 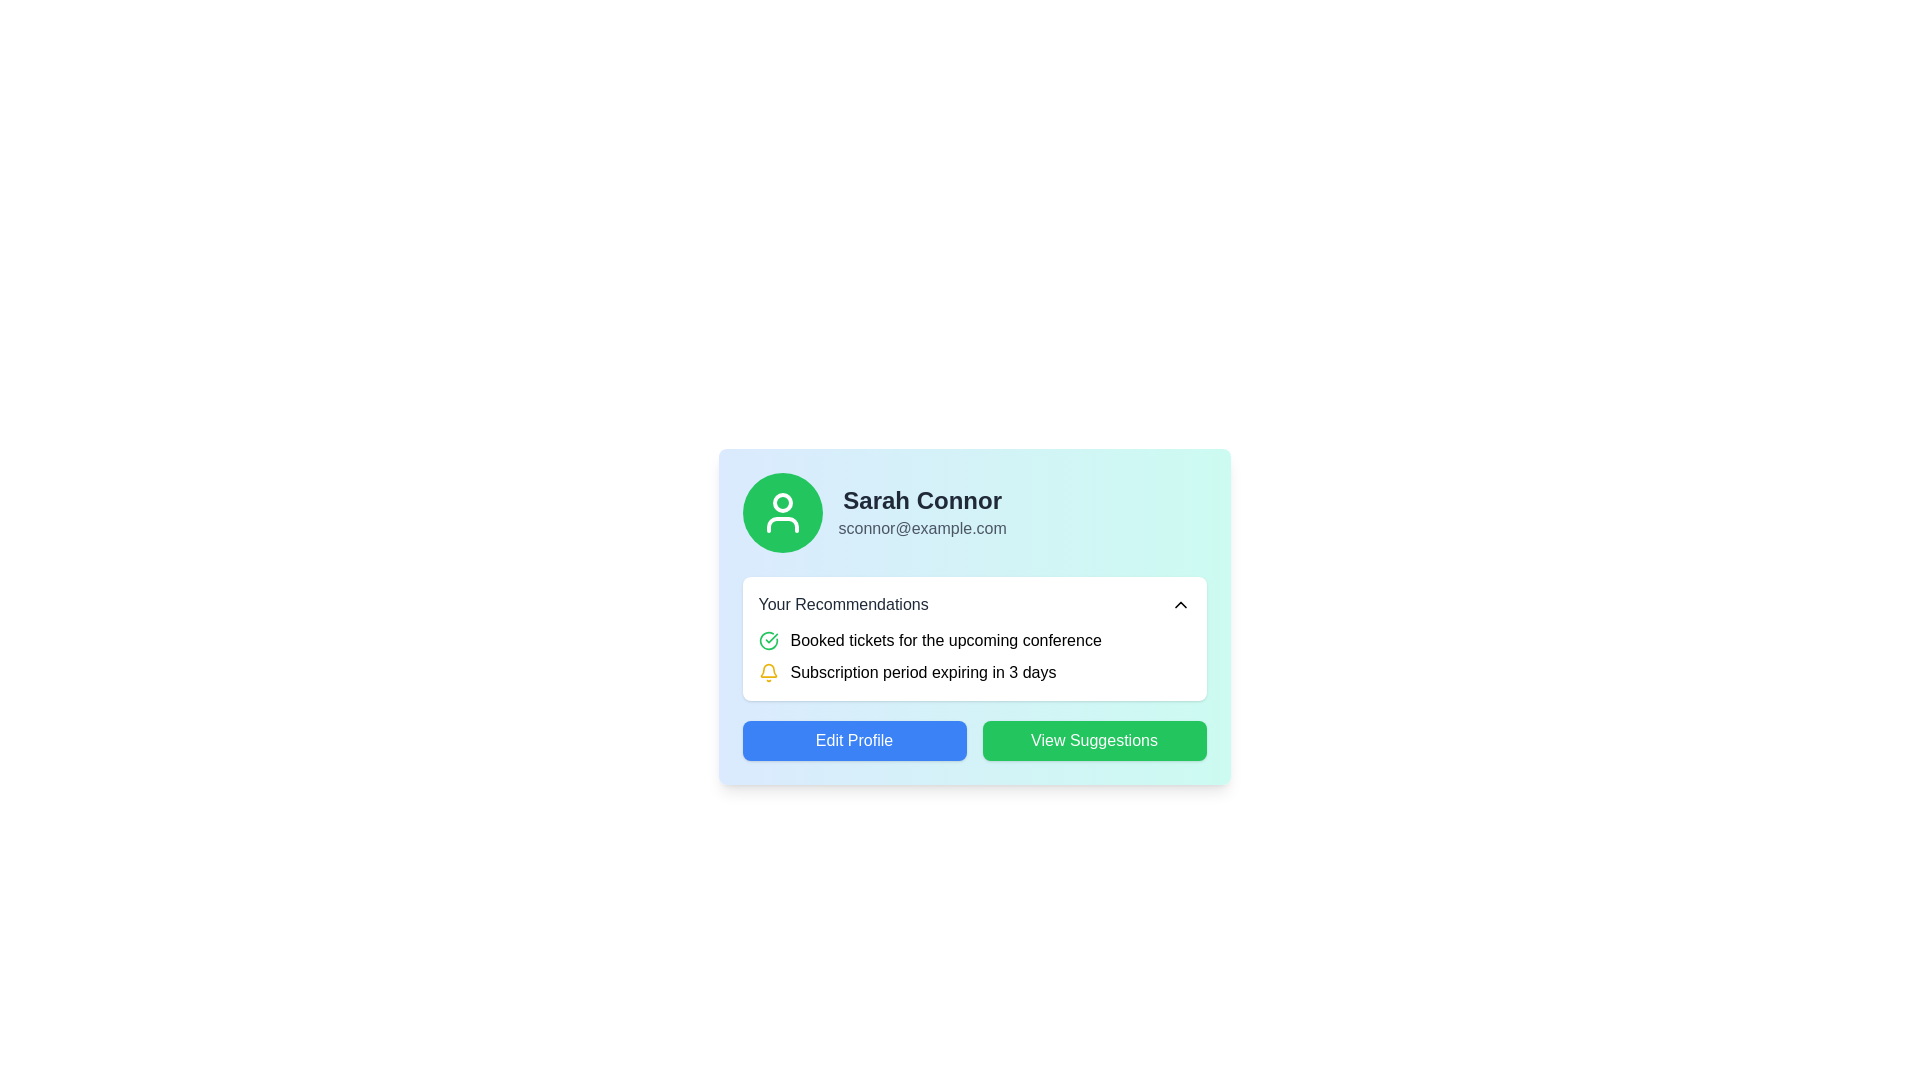 What do you see at coordinates (921, 500) in the screenshot?
I see `prominently styled text label displaying 'Sarah Connor' in bold, large font located at the top of the profile card` at bounding box center [921, 500].